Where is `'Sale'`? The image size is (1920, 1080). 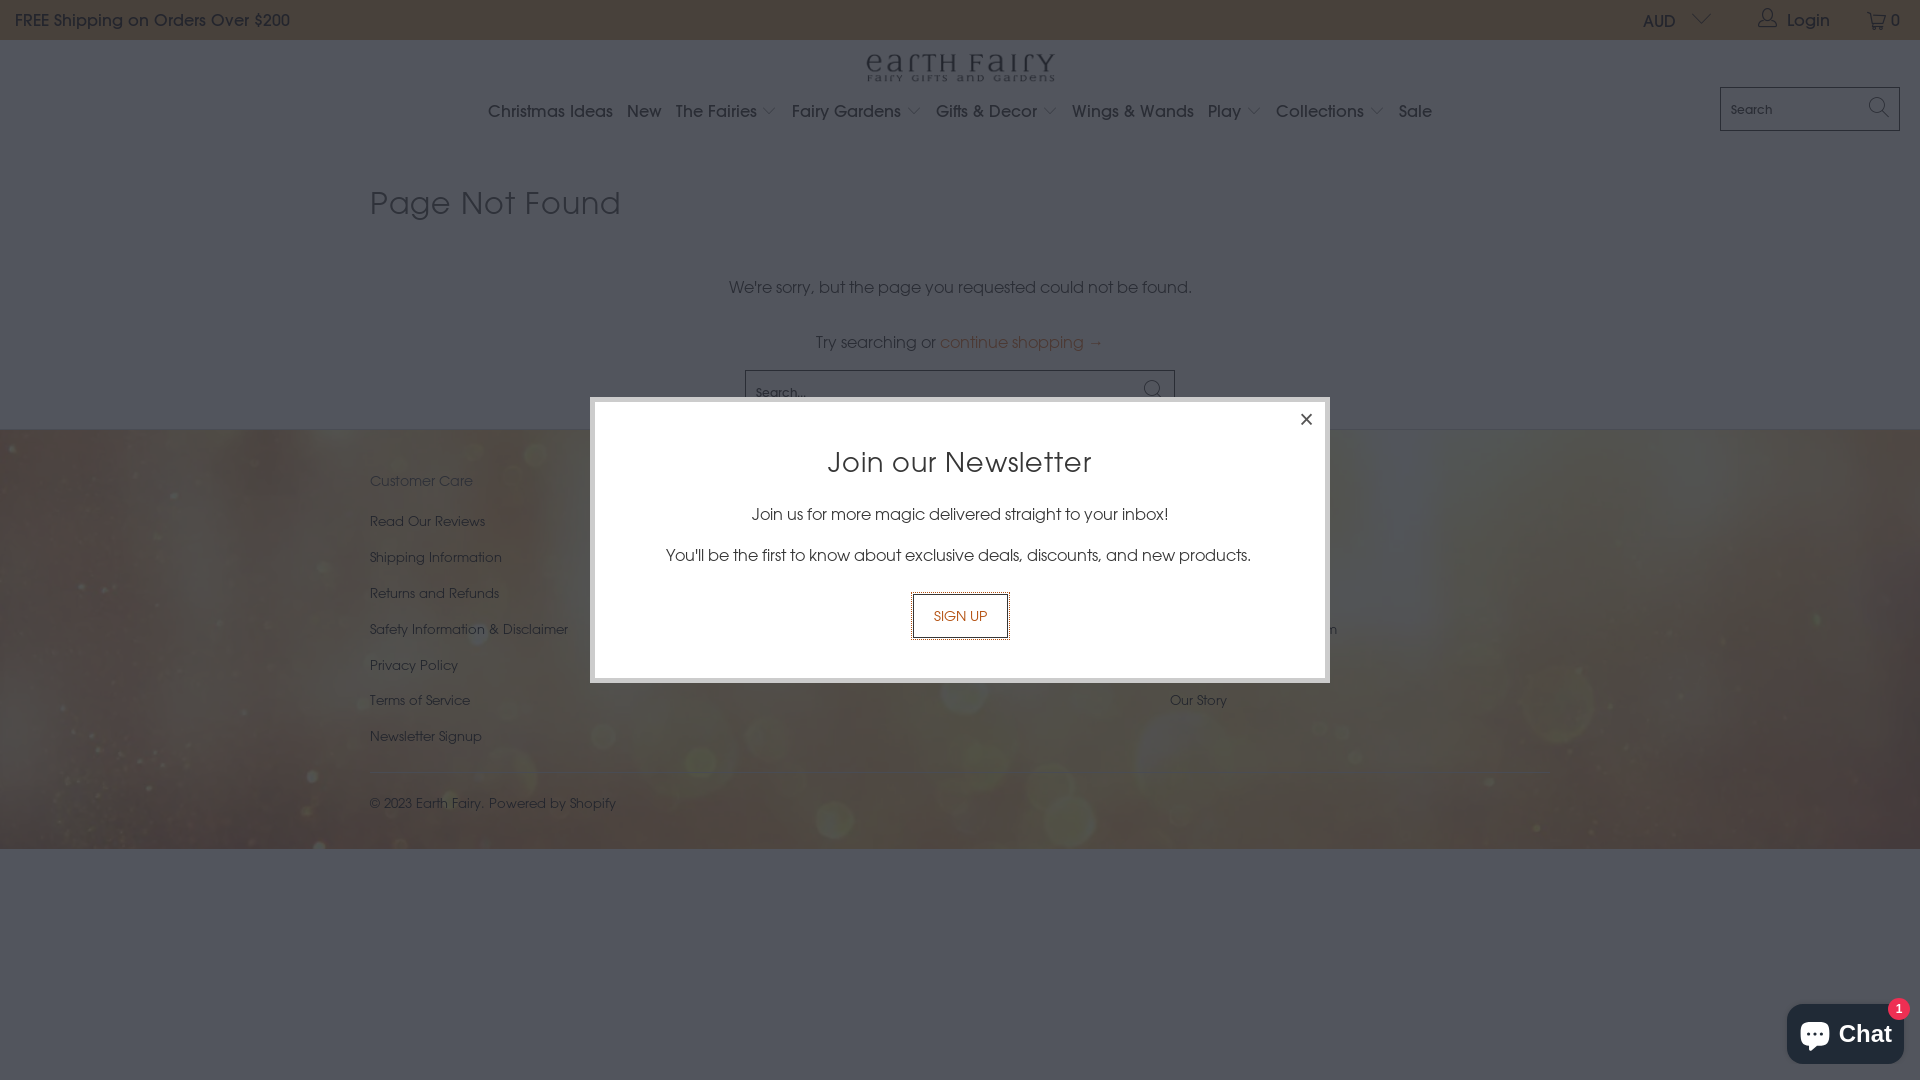 'Sale' is located at coordinates (1414, 112).